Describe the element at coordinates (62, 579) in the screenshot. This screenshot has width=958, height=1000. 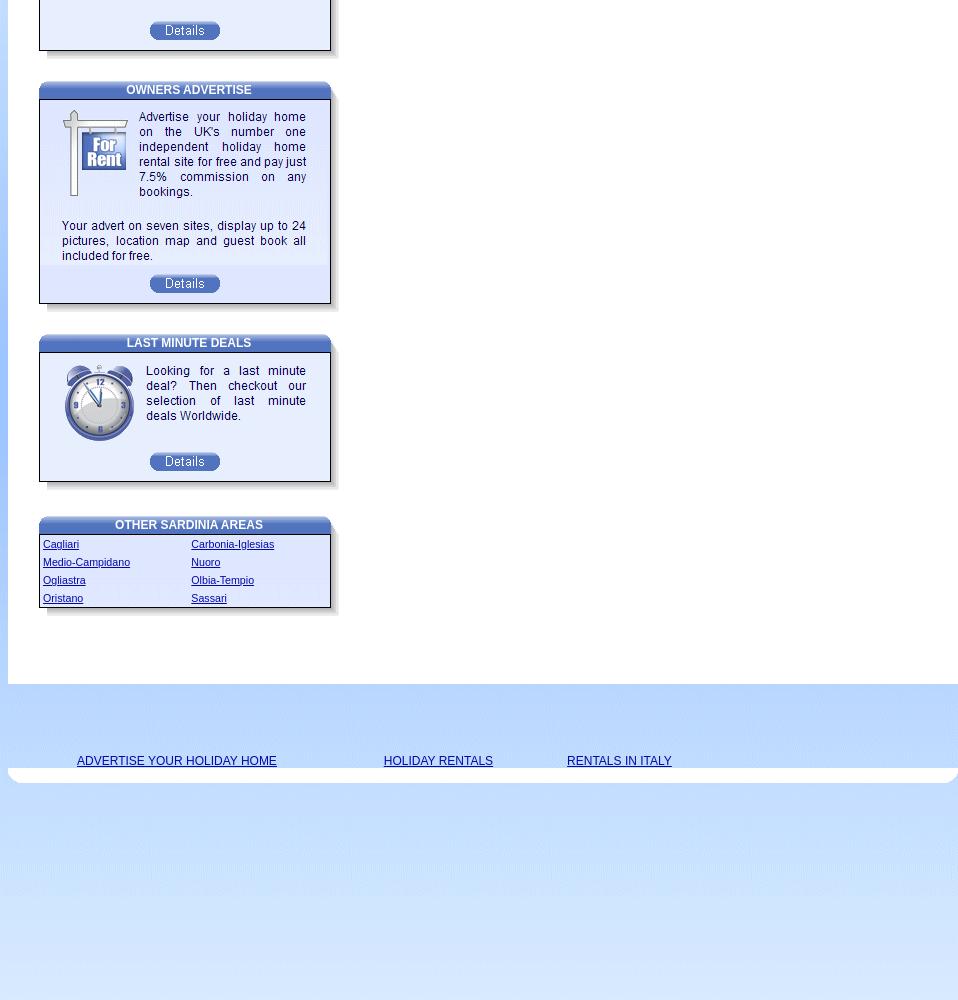
I see `'Ogliastra'` at that location.